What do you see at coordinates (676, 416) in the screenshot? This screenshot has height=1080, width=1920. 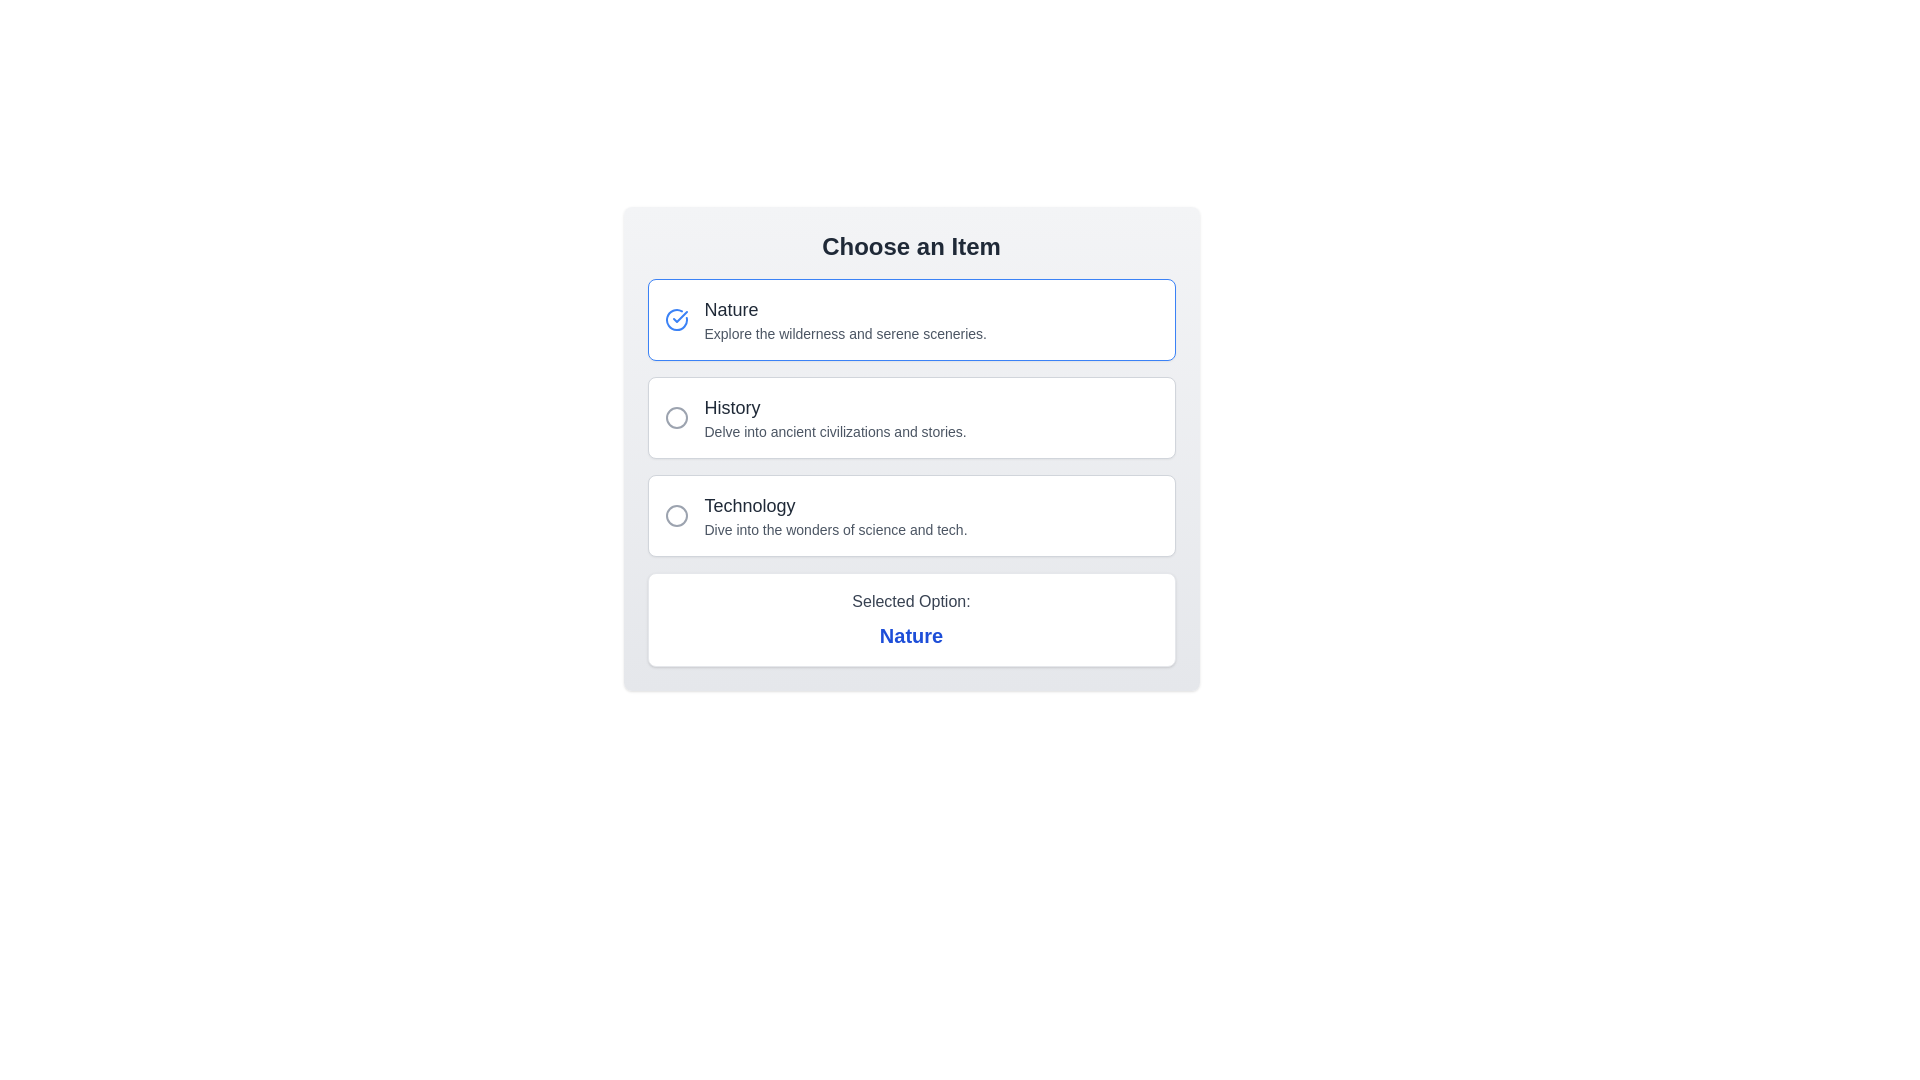 I see `the inner circular component of the radio button associated with the 'History' option` at bounding box center [676, 416].